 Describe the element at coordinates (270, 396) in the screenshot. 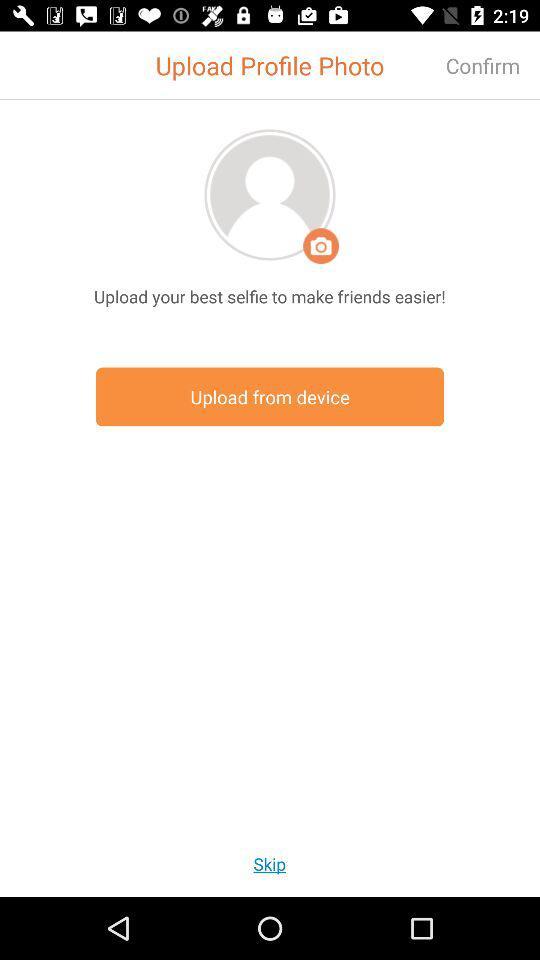

I see `the upload from device app` at that location.